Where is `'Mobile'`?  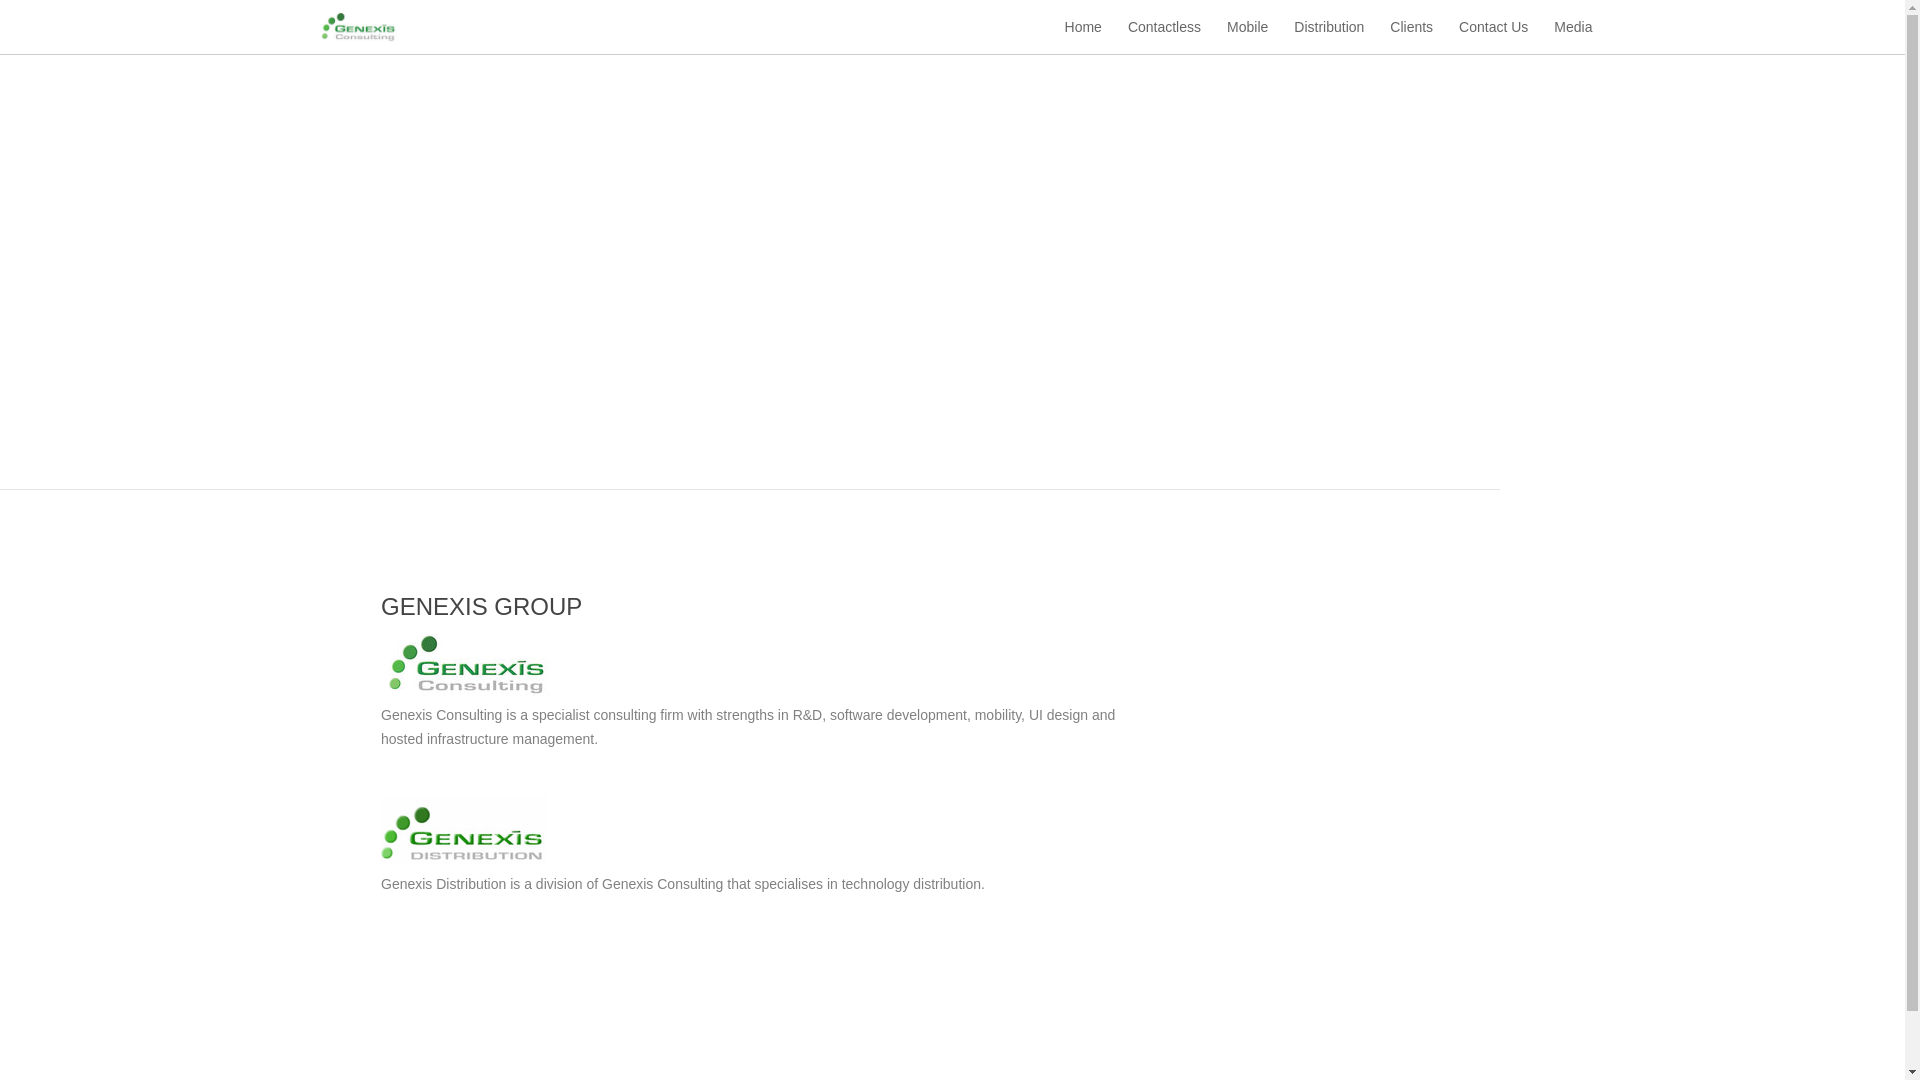
'Mobile' is located at coordinates (1226, 37).